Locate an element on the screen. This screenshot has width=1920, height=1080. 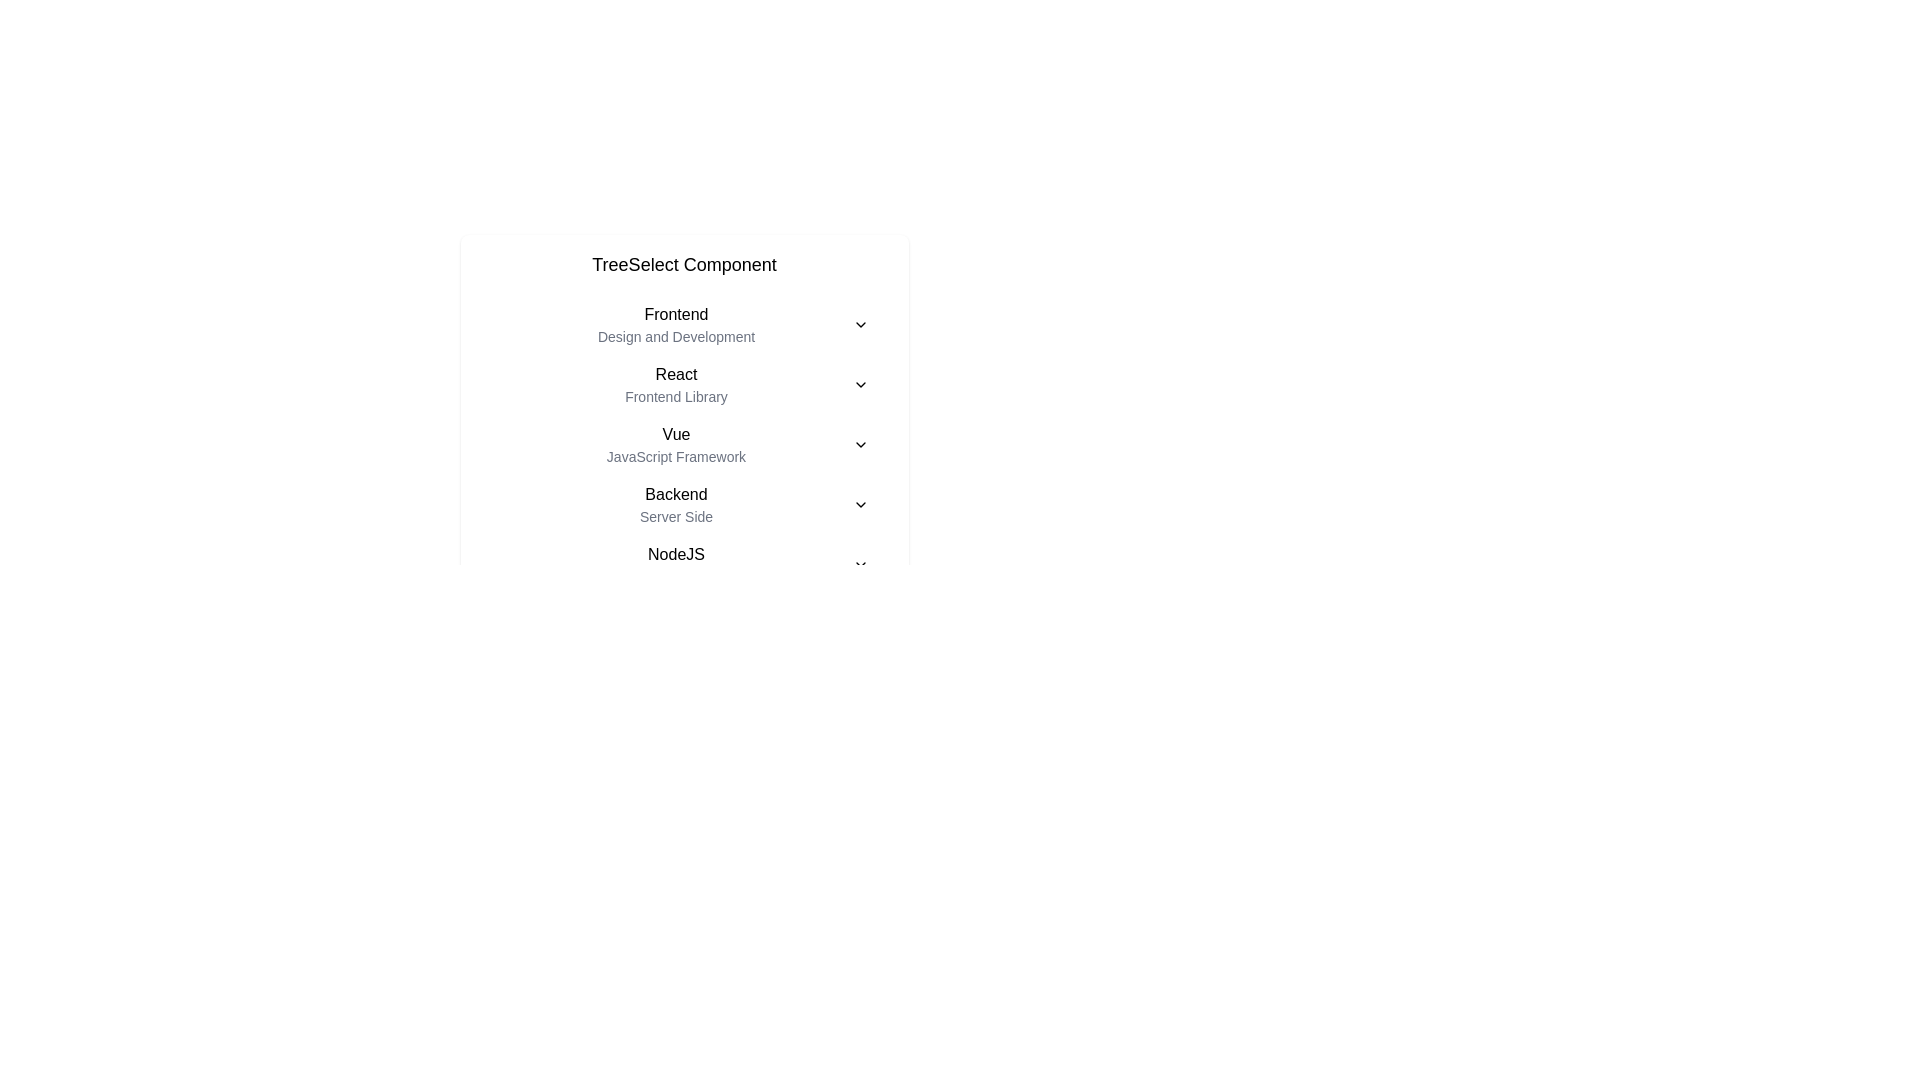
the 'Server Side' text label, which is styled with a smaller font size and light gray color, positioned directly below the bold 'Backend' text in a tree-like selectable menu is located at coordinates (676, 515).